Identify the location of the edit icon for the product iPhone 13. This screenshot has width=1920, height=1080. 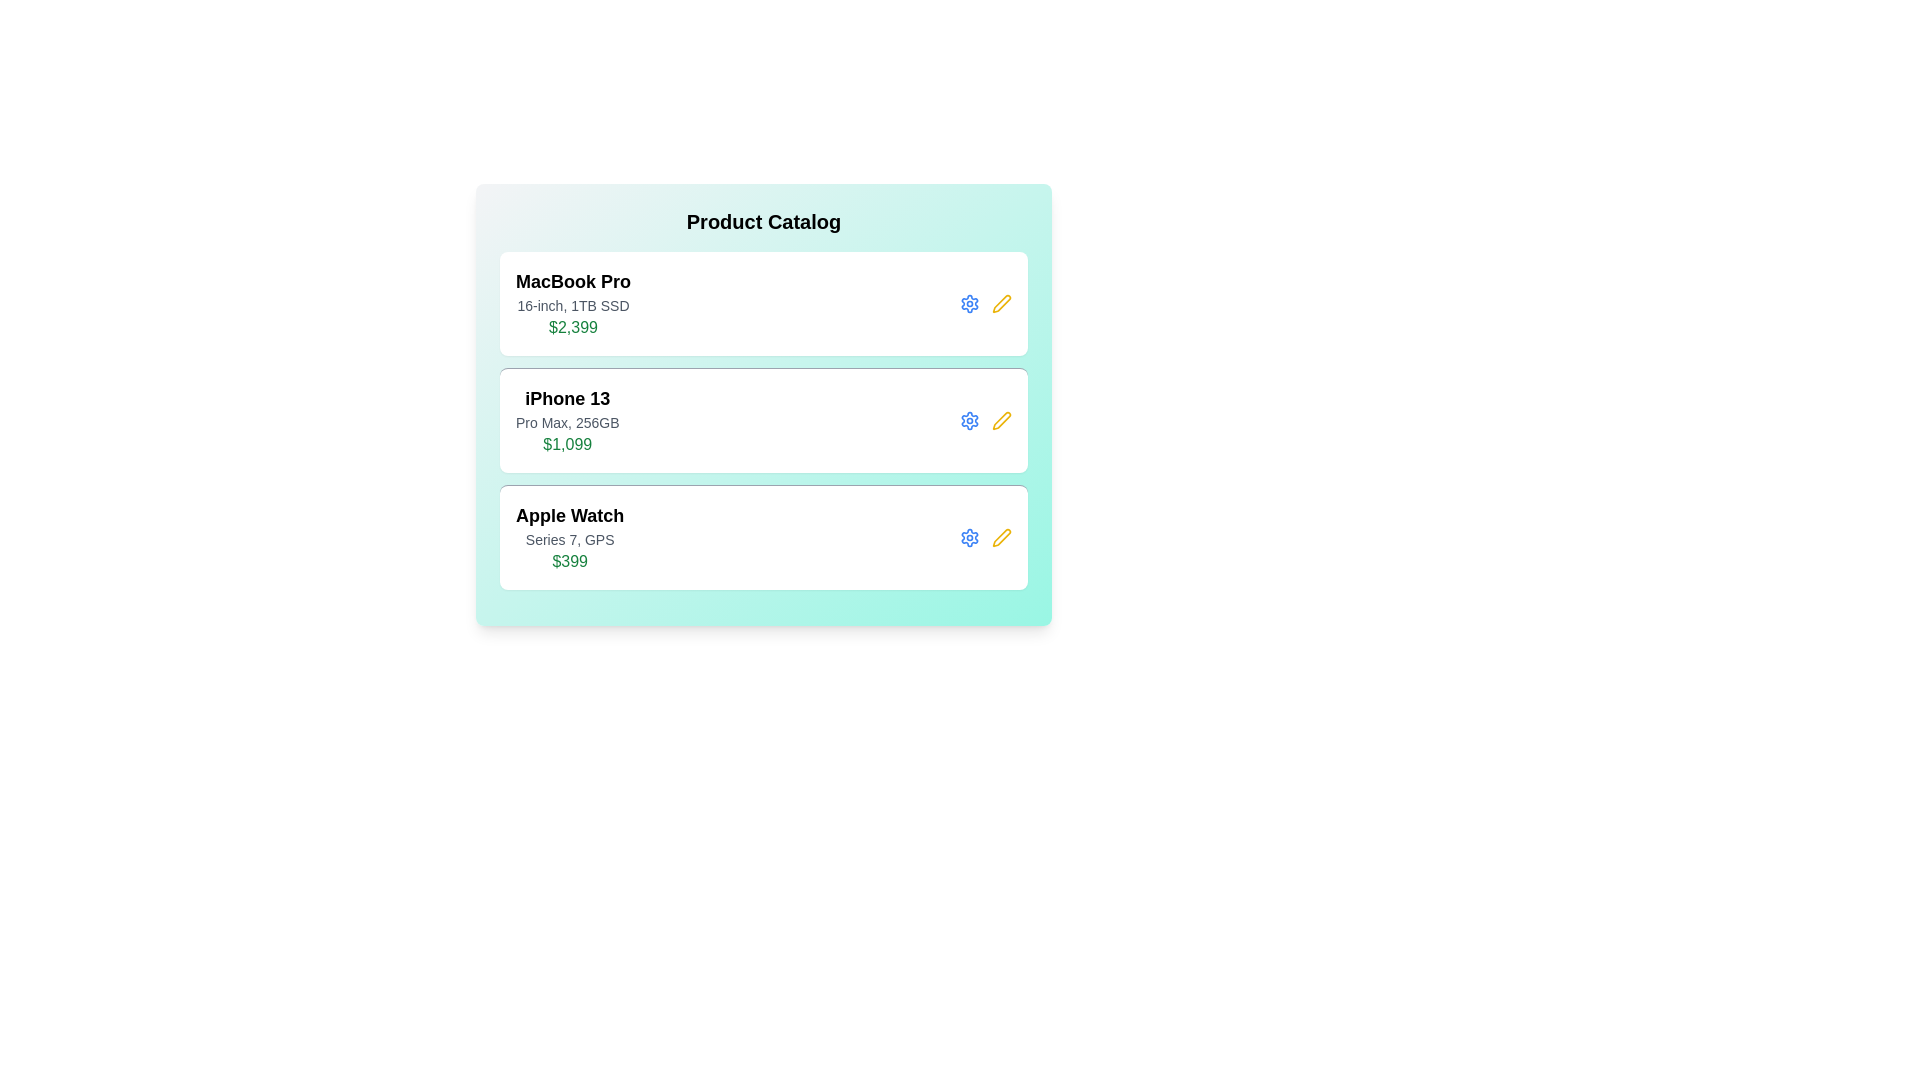
(1002, 419).